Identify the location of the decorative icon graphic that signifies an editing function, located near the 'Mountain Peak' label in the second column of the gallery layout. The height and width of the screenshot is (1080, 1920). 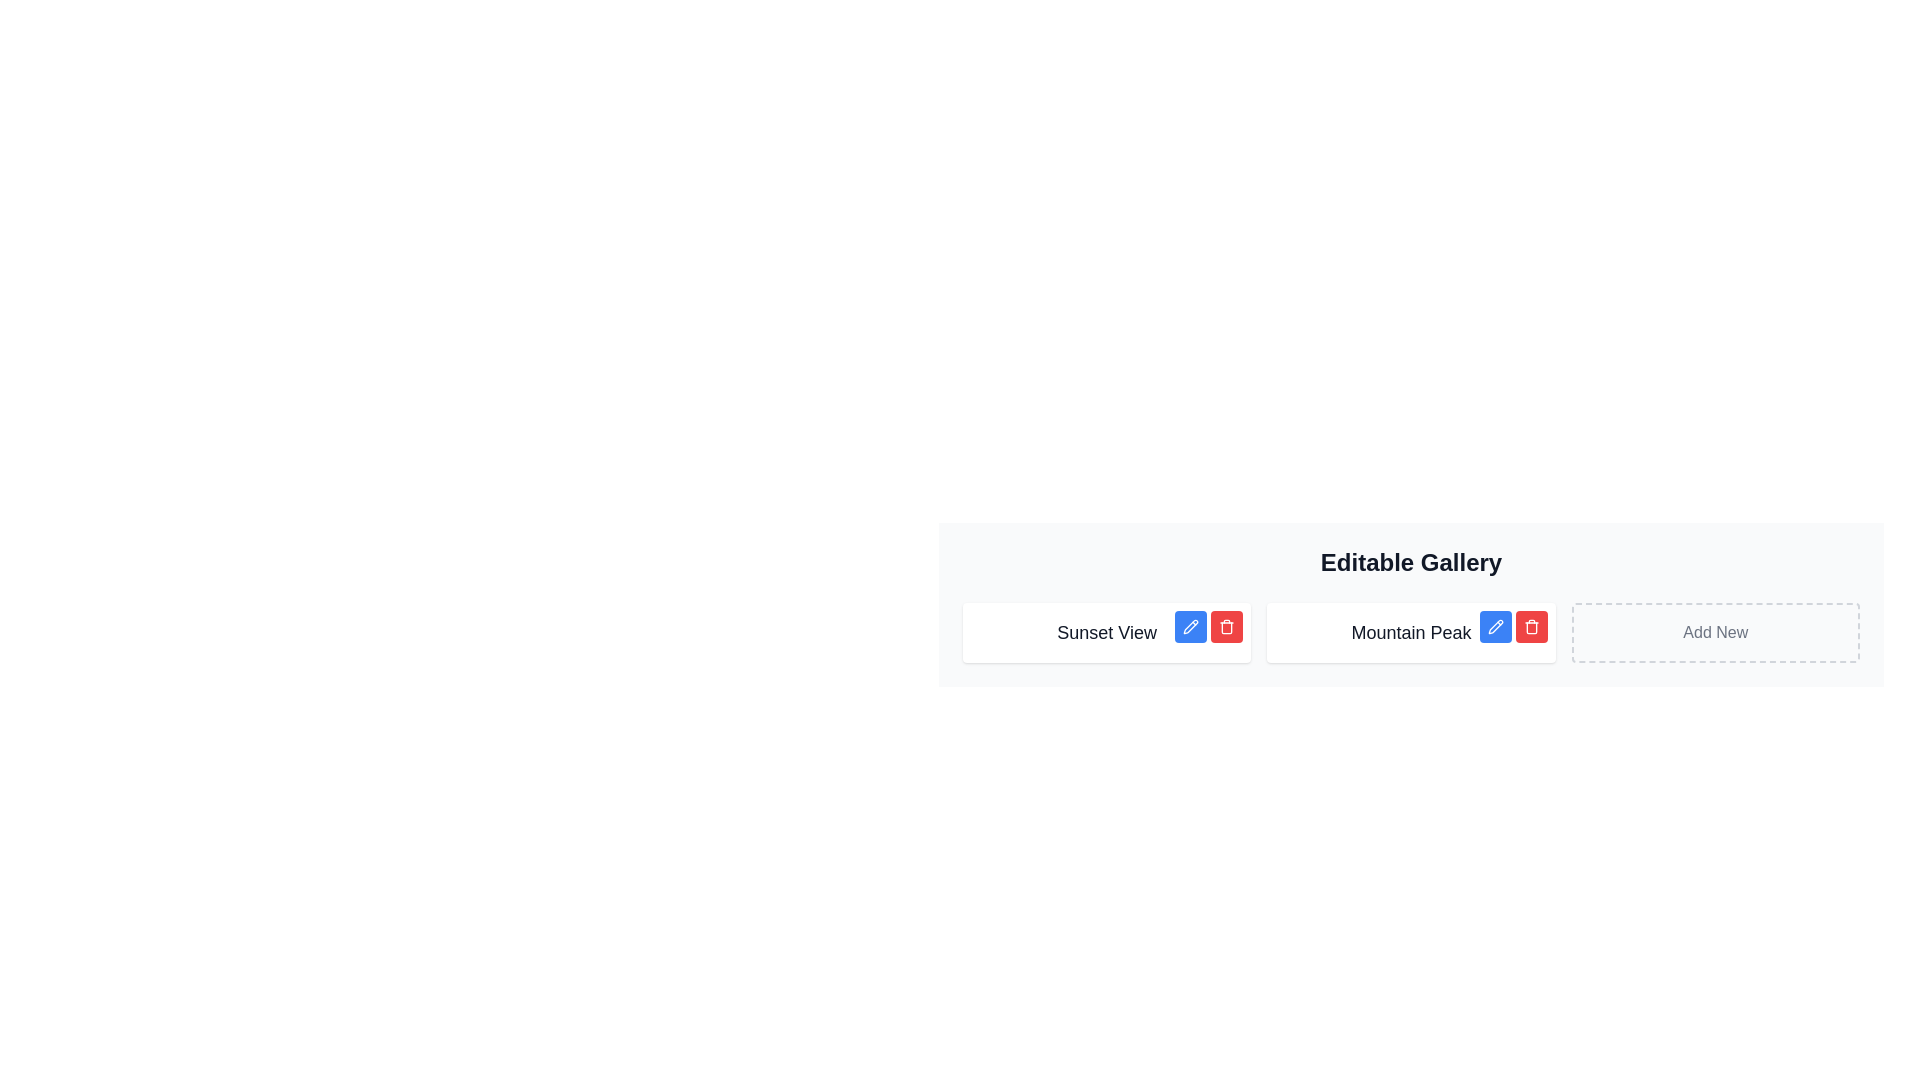
(1495, 626).